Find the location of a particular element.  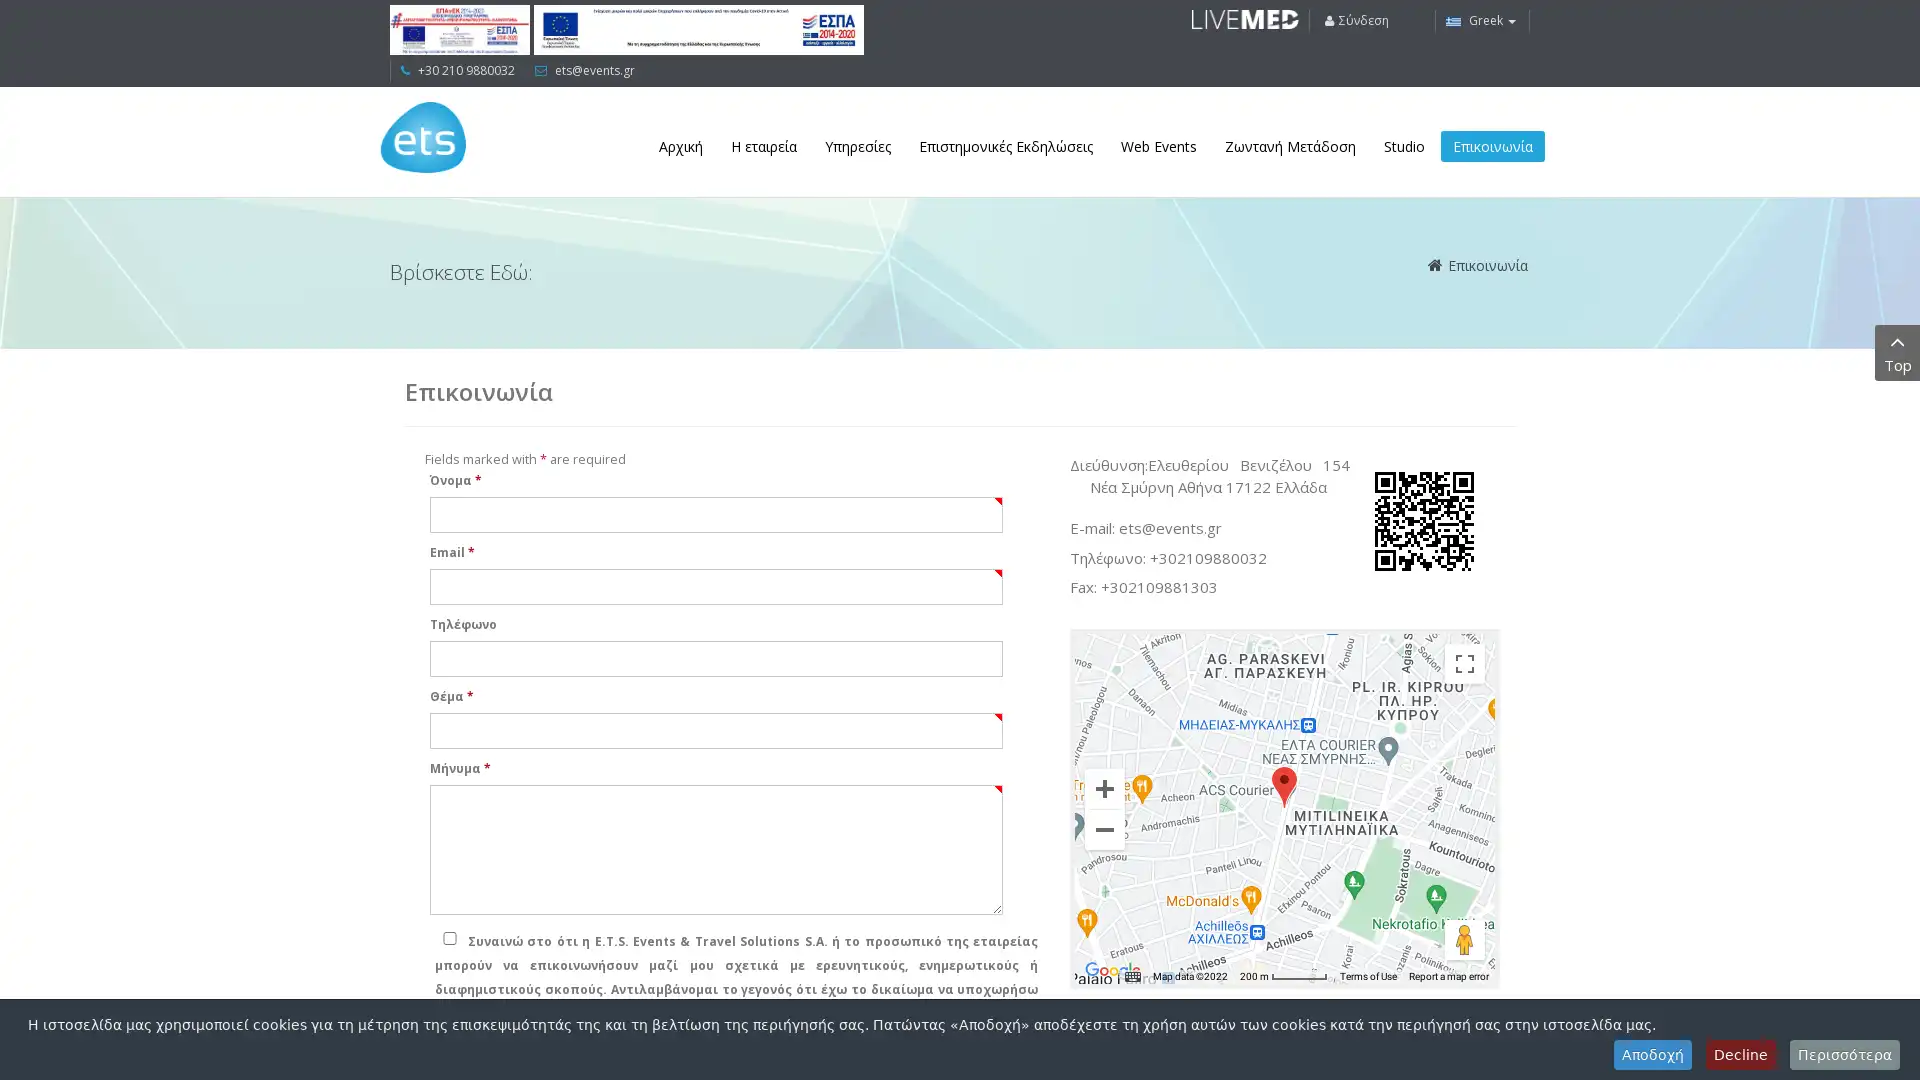

Zoom out is located at coordinates (1103, 829).